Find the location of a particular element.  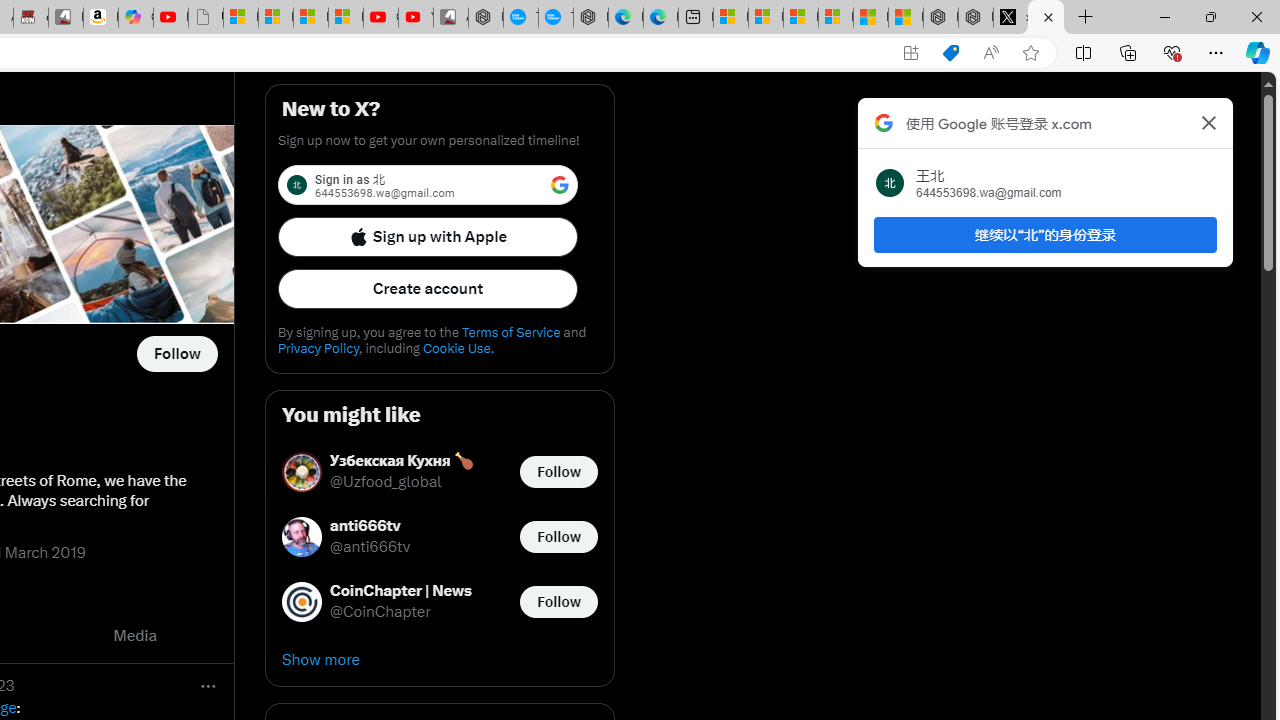

'Class: LgbsSe-Bz112c' is located at coordinates (560, 184).